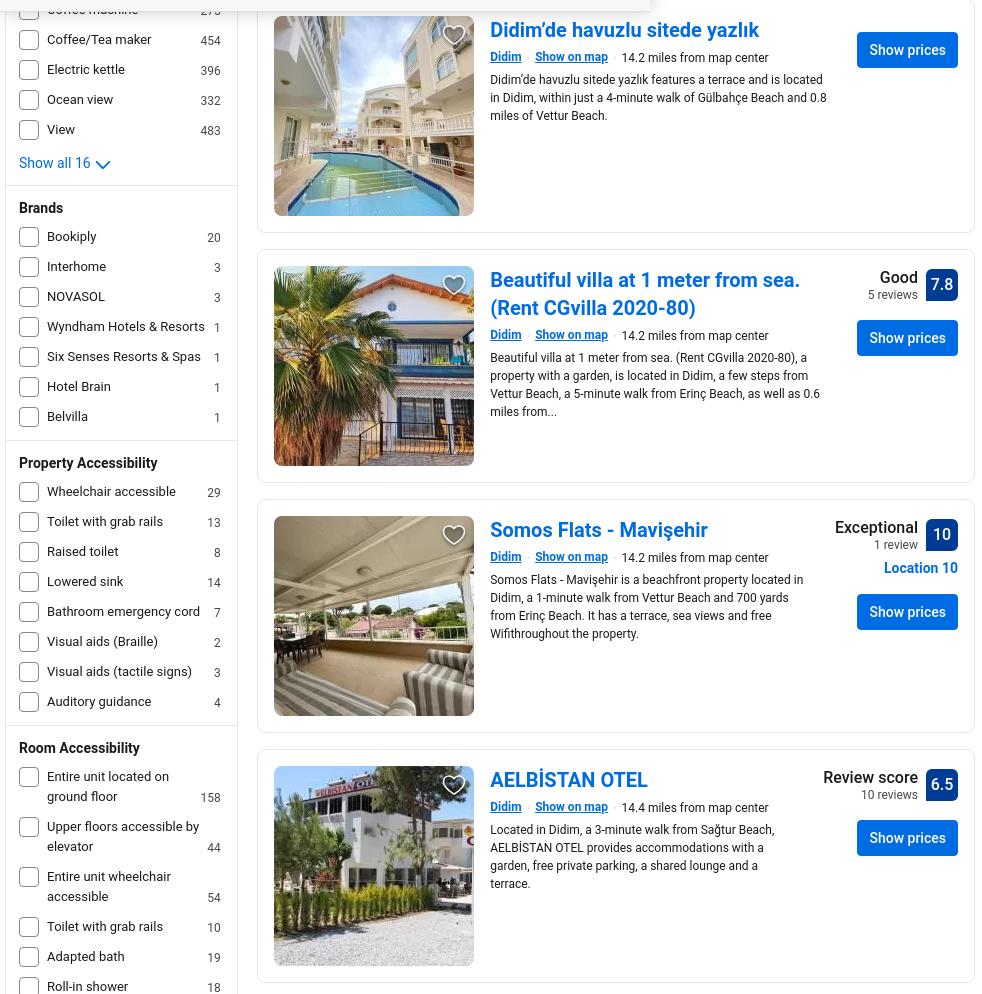 This screenshot has width=982, height=994. I want to click on 'Bathroom emergency cord', so click(122, 610).